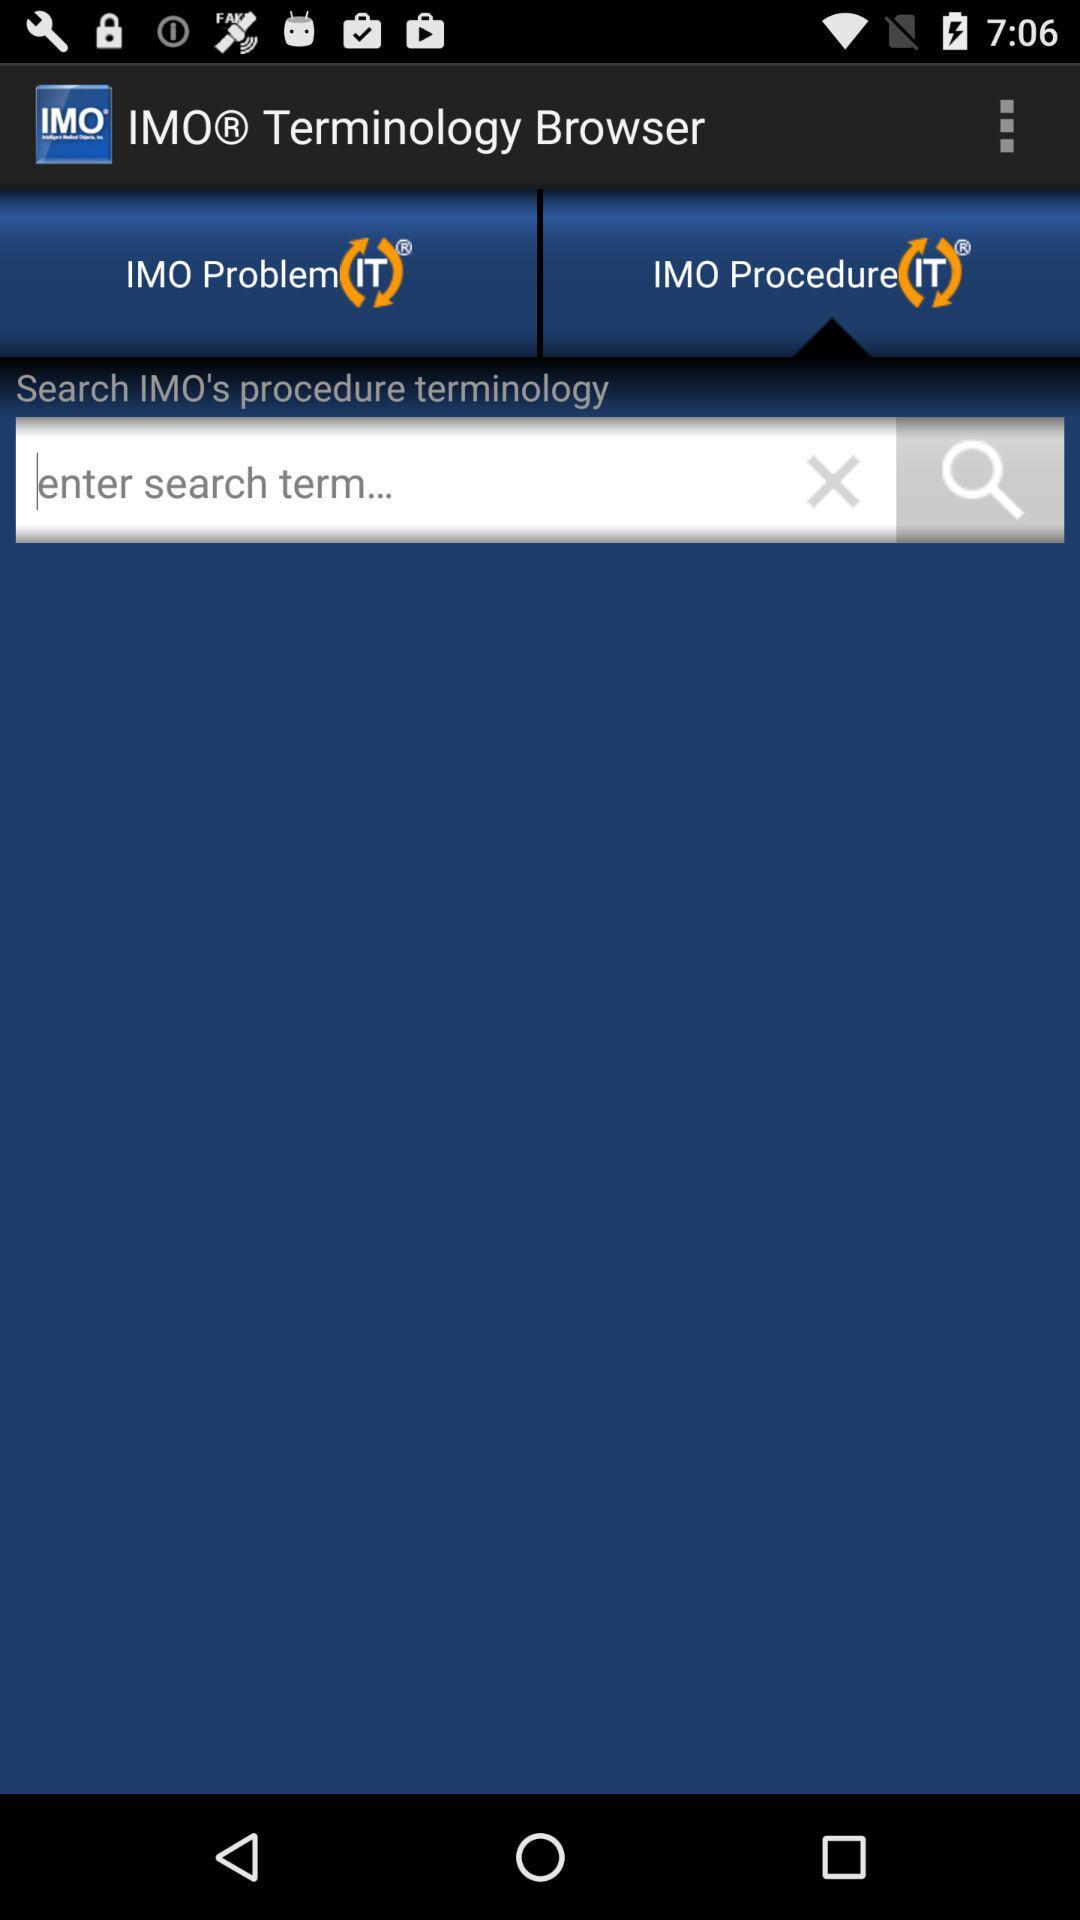  What do you see at coordinates (455, 480) in the screenshot?
I see `search` at bounding box center [455, 480].